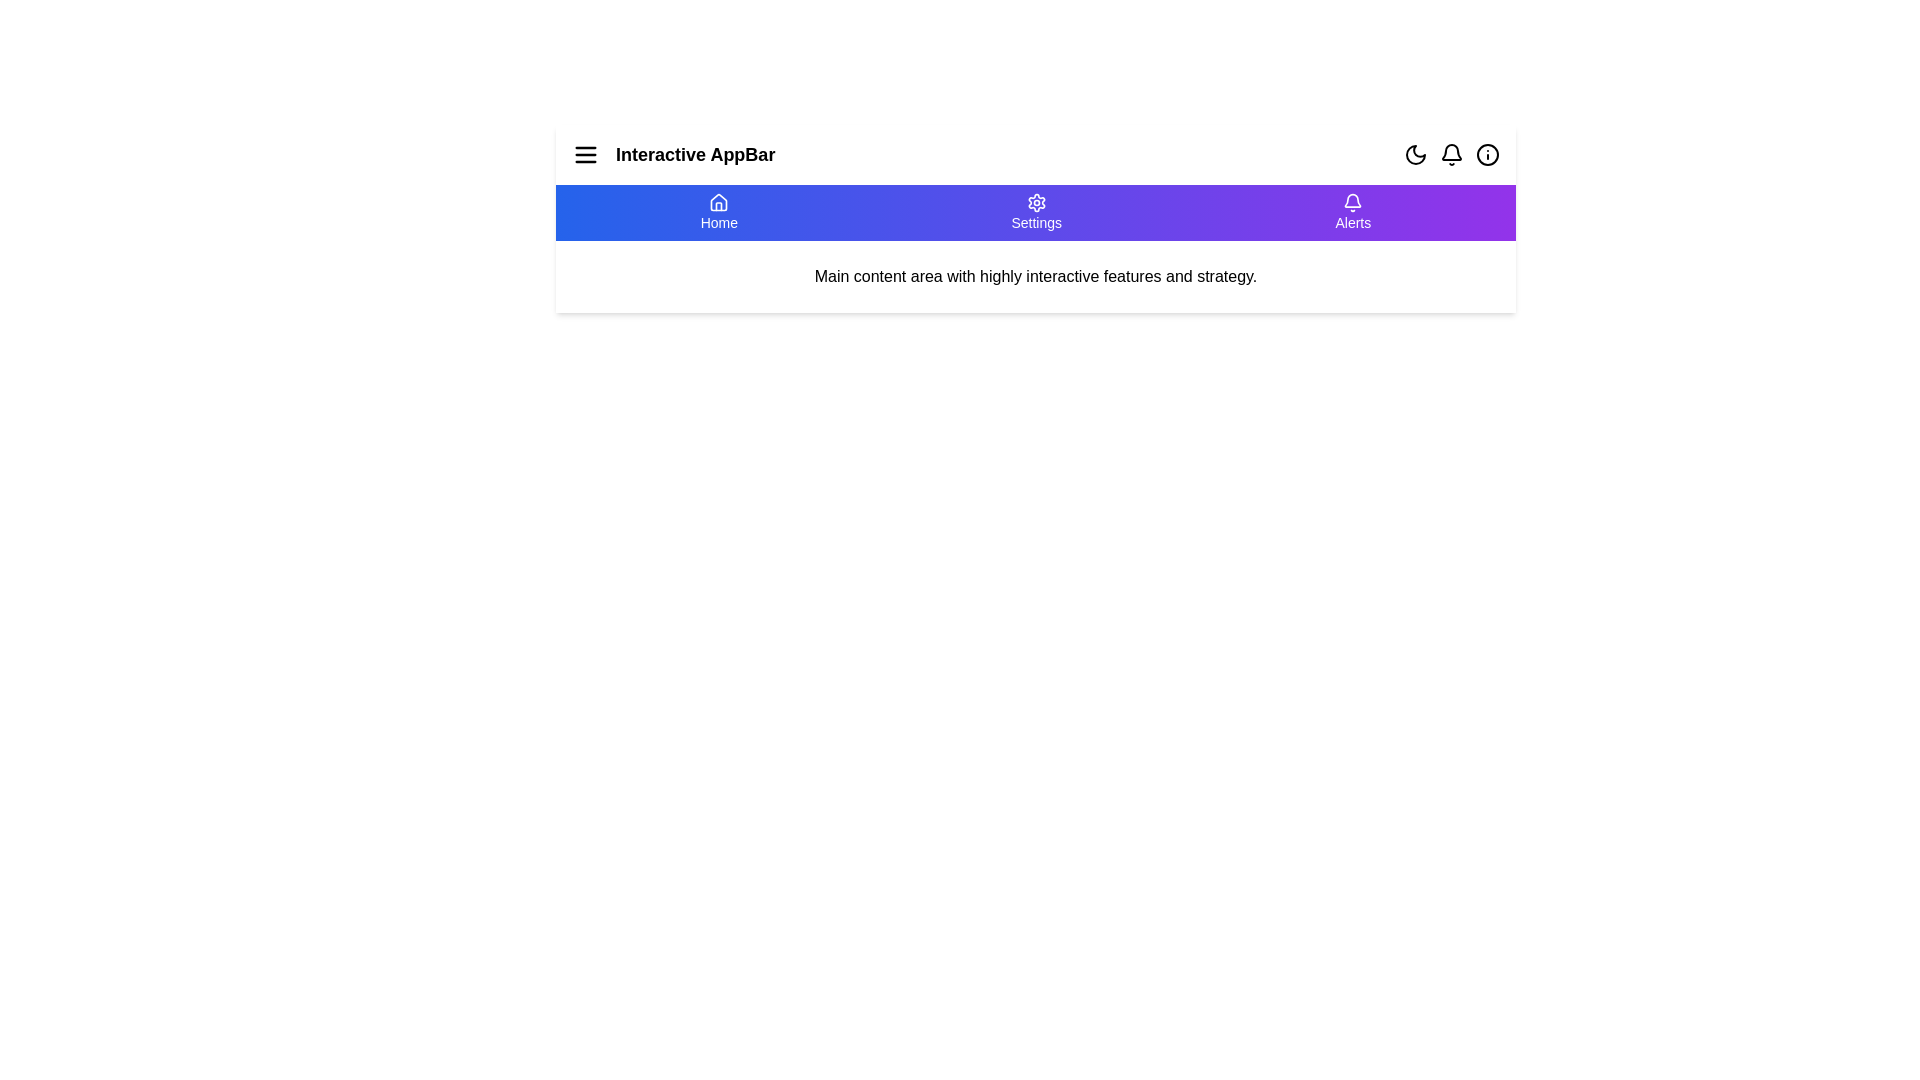 The width and height of the screenshot is (1920, 1080). I want to click on the info icon to access information, so click(1488, 153).